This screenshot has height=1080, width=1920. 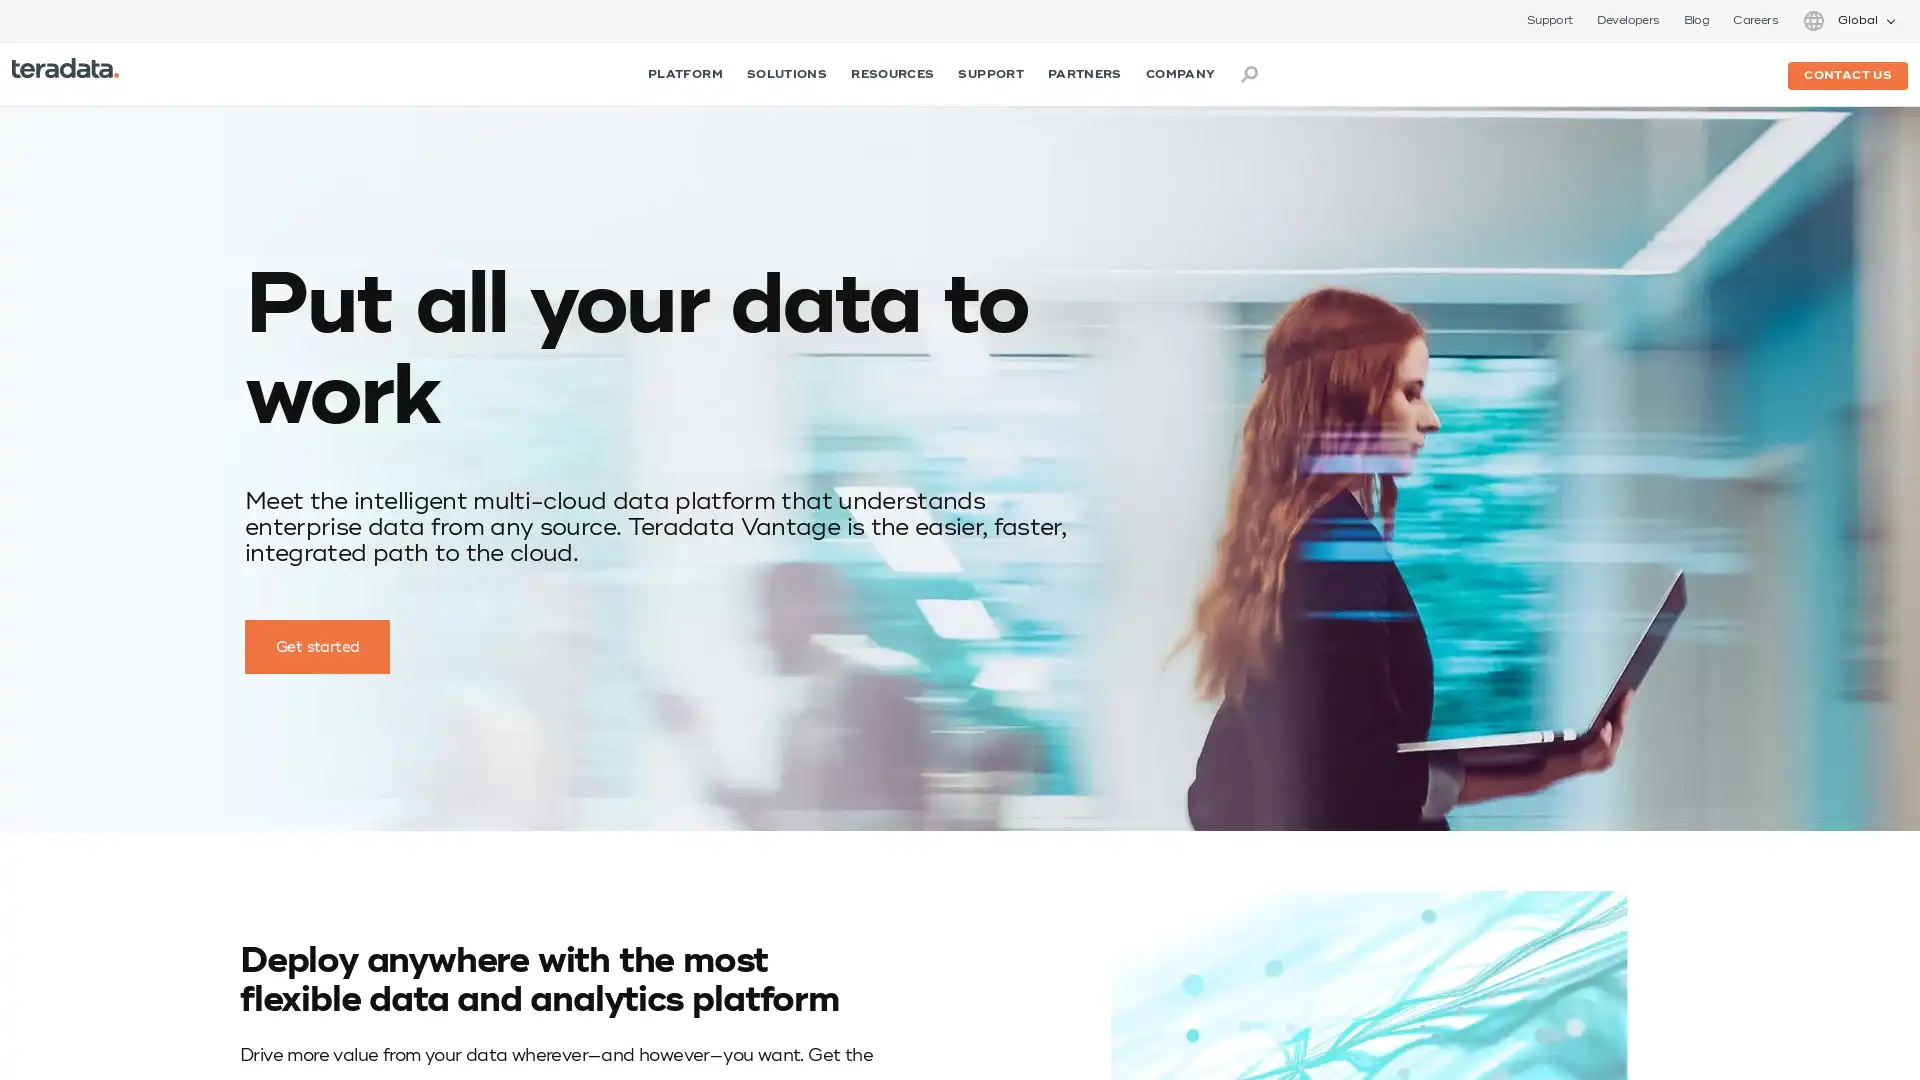 I want to click on Global, so click(x=1847, y=20).